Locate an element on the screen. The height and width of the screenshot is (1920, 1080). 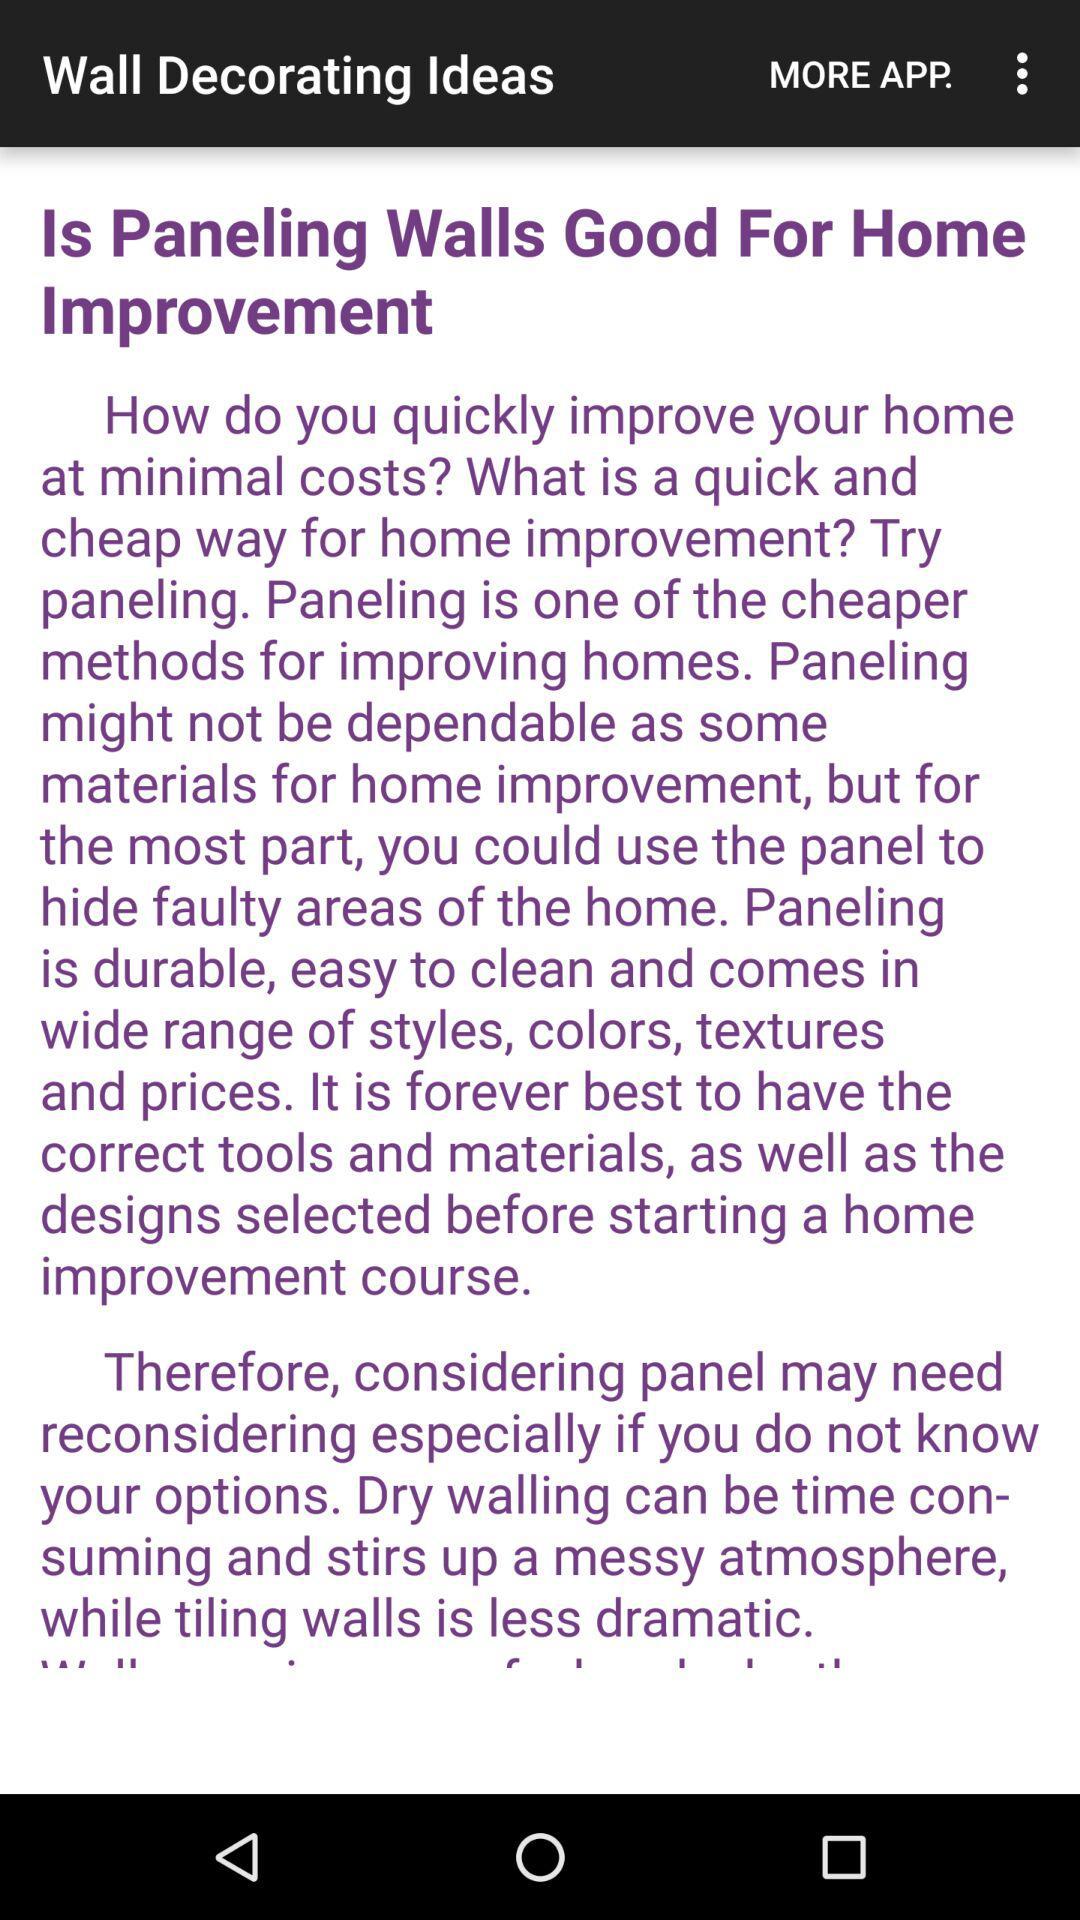
app above is paneling walls app is located at coordinates (1027, 73).